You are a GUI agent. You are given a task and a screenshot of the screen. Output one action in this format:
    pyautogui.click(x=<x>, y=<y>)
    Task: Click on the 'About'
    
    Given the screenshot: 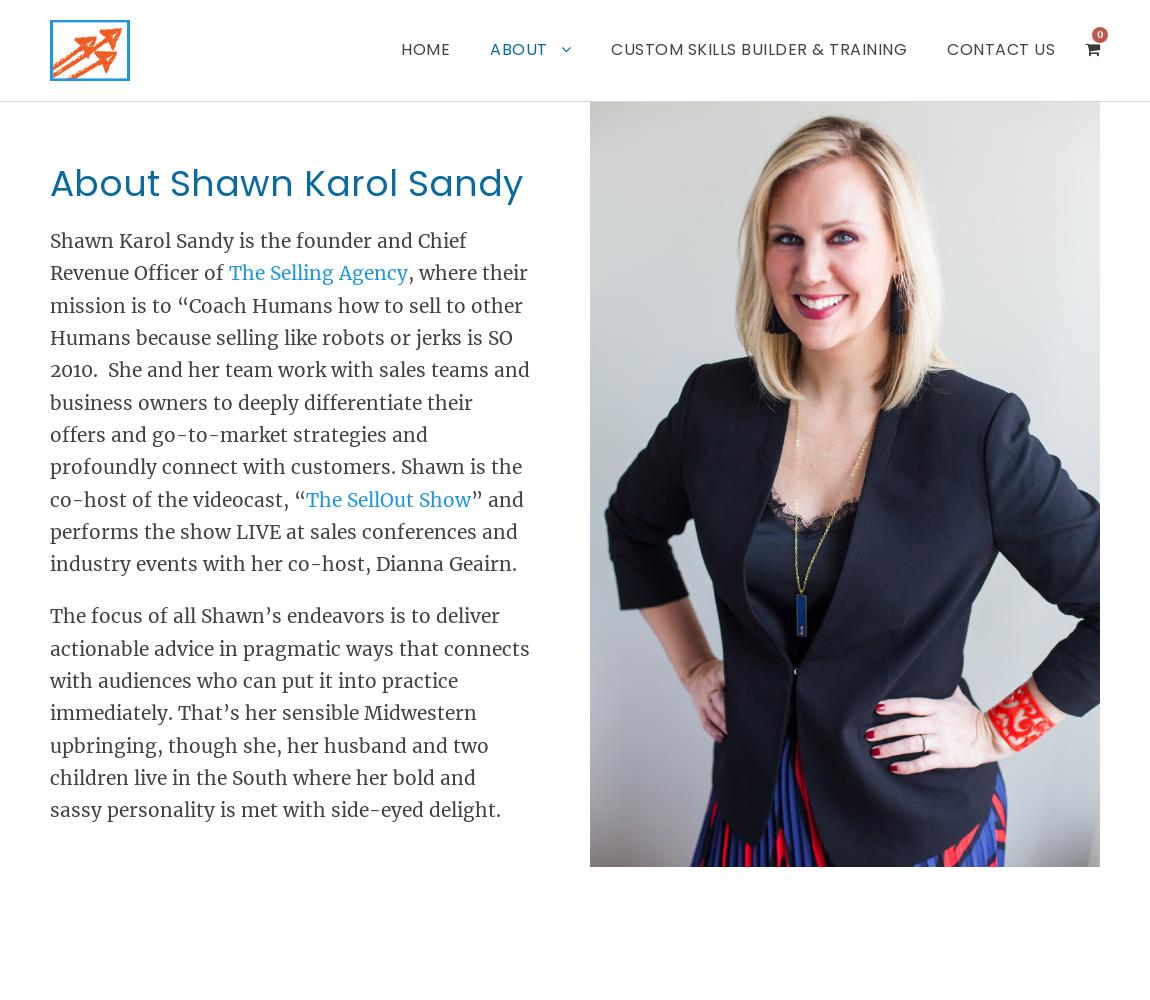 What is the action you would take?
    pyautogui.click(x=518, y=49)
    